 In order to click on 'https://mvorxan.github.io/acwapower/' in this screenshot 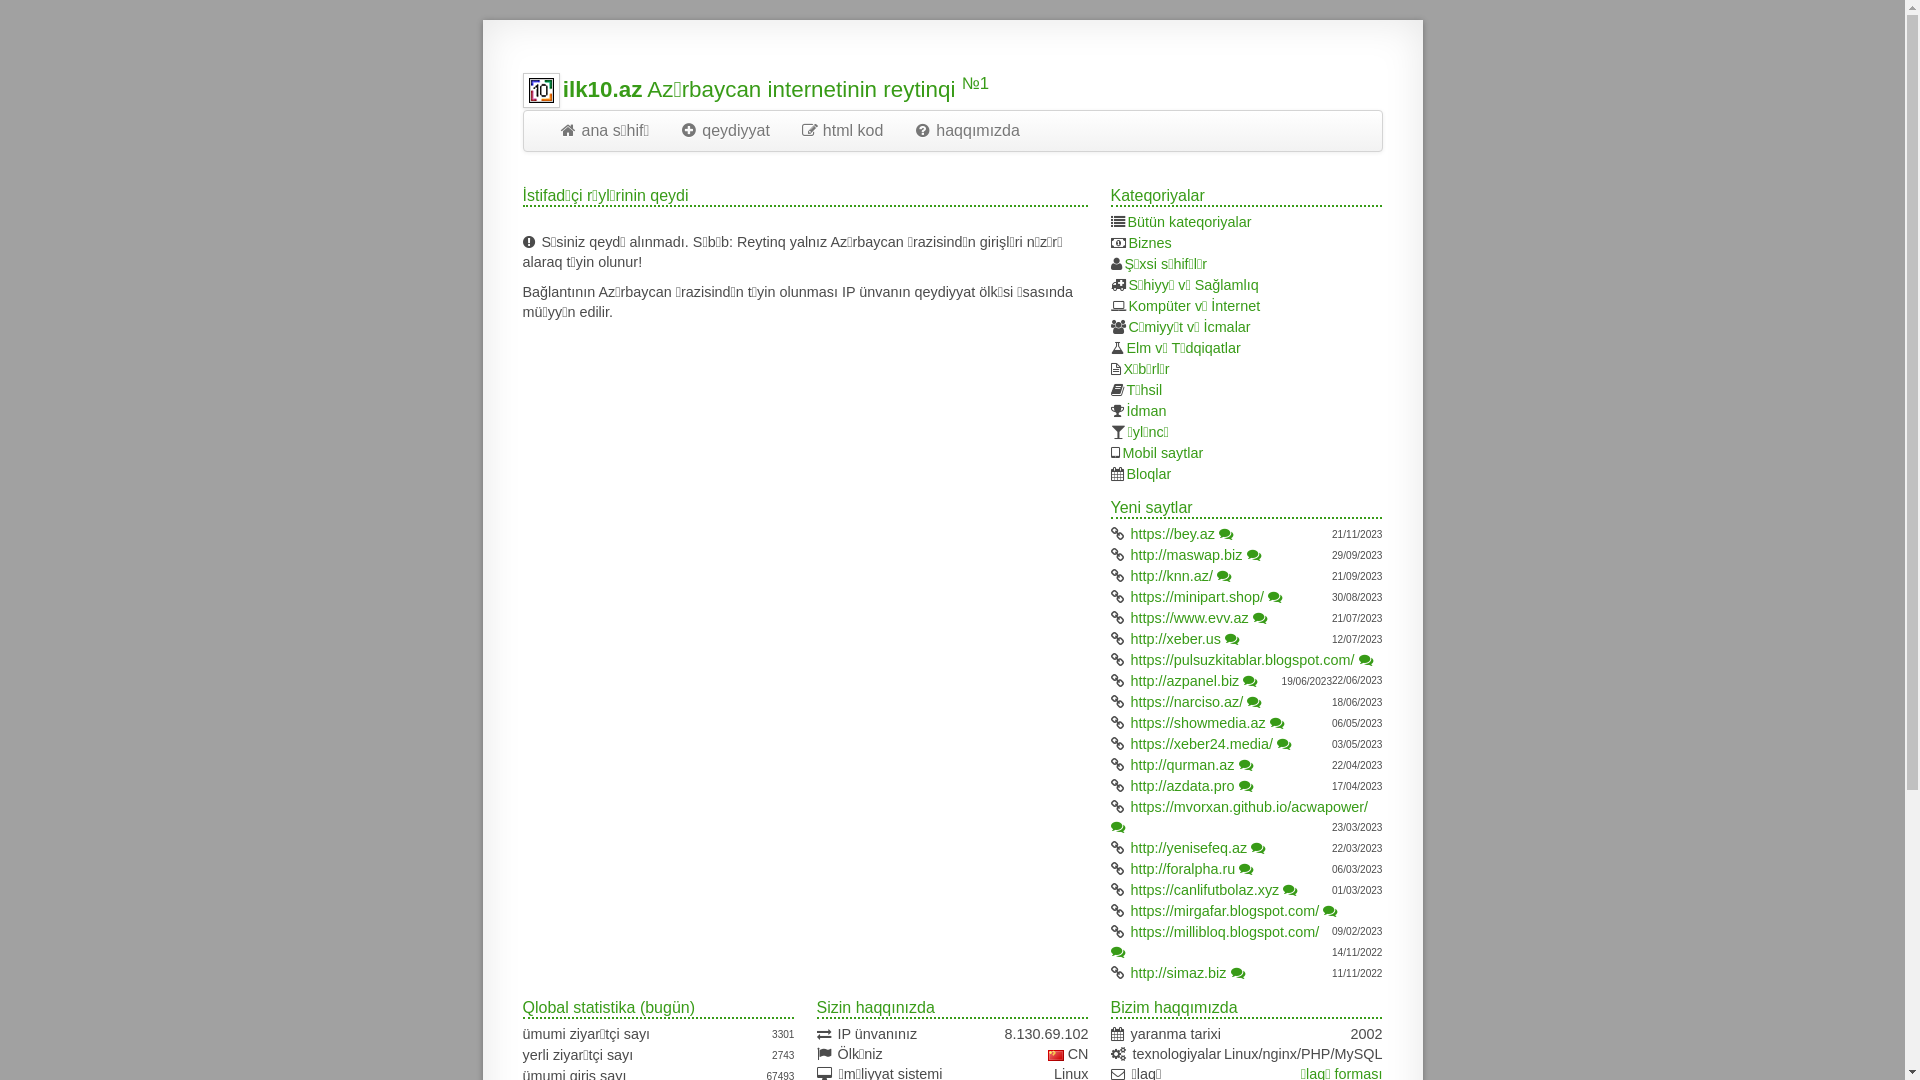, I will do `click(1131, 805)`.